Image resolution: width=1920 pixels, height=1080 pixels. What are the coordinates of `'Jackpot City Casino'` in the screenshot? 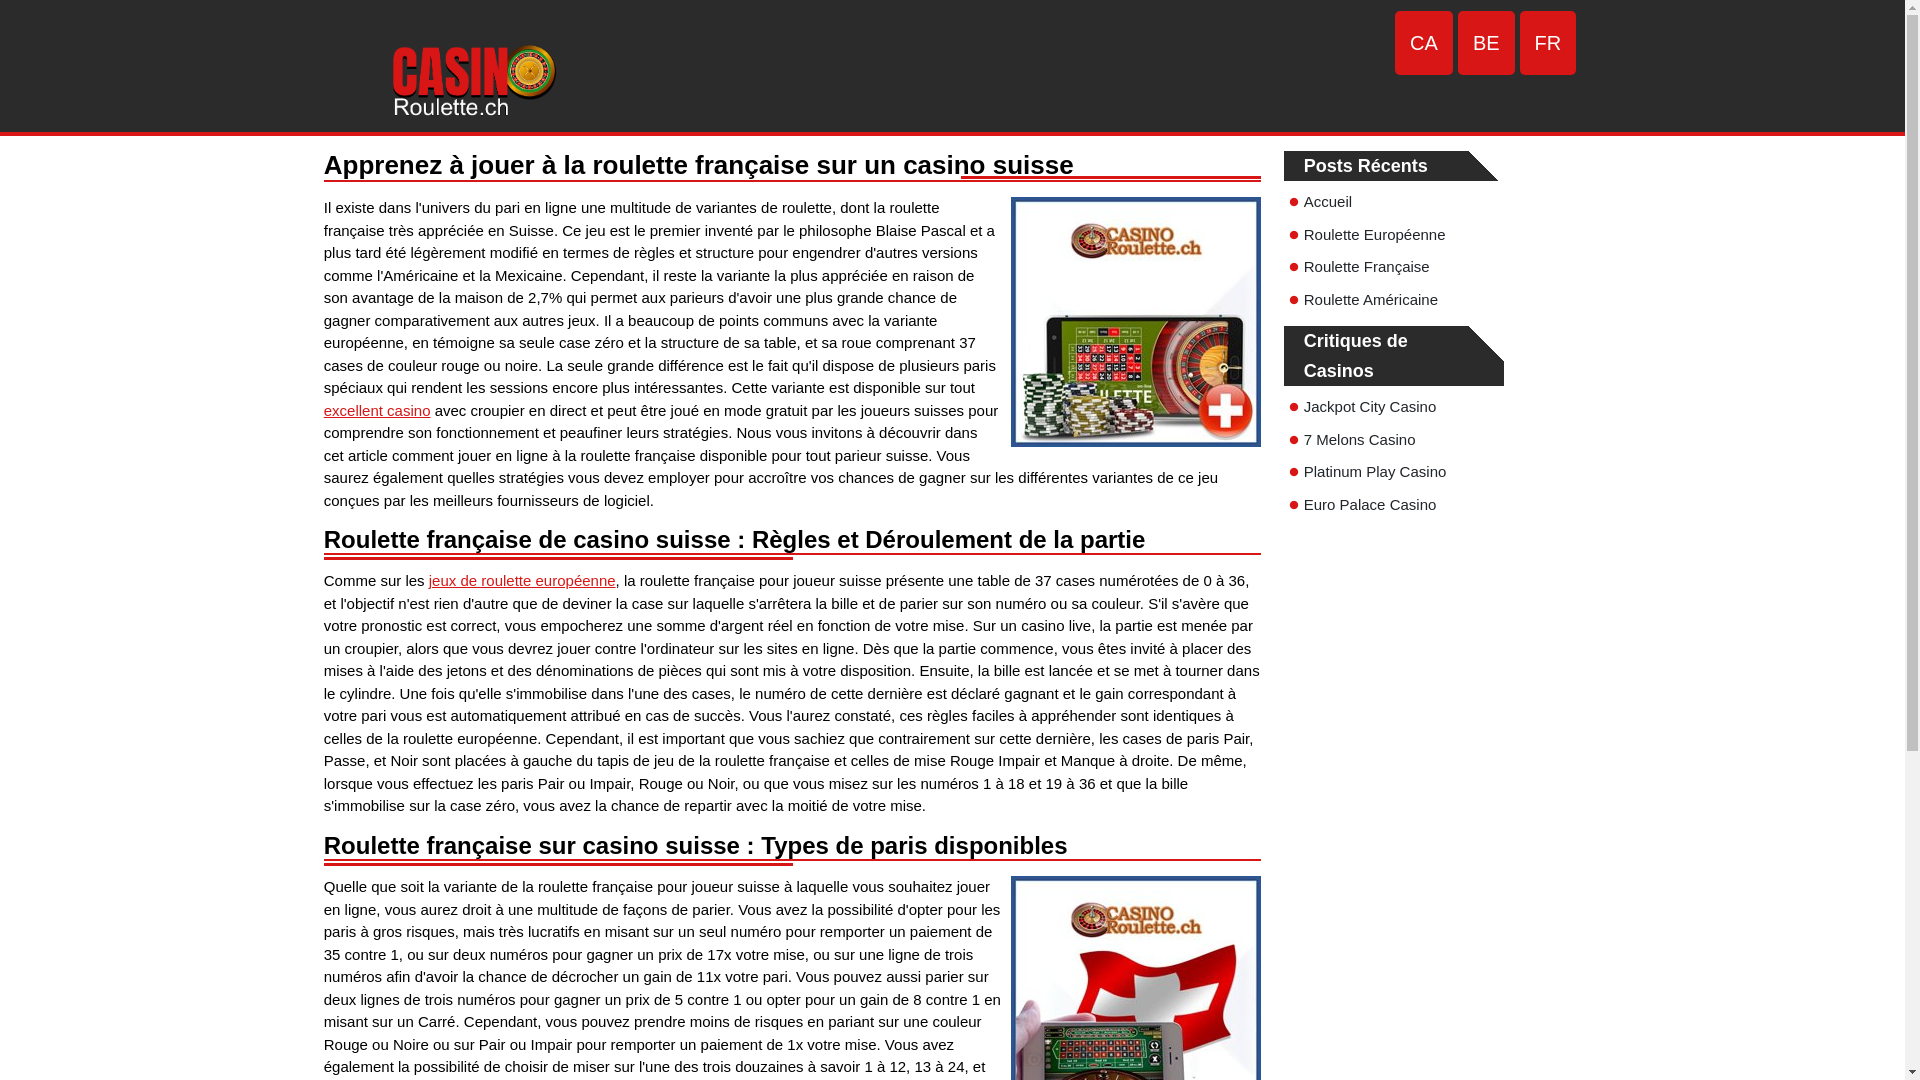 It's located at (1369, 405).